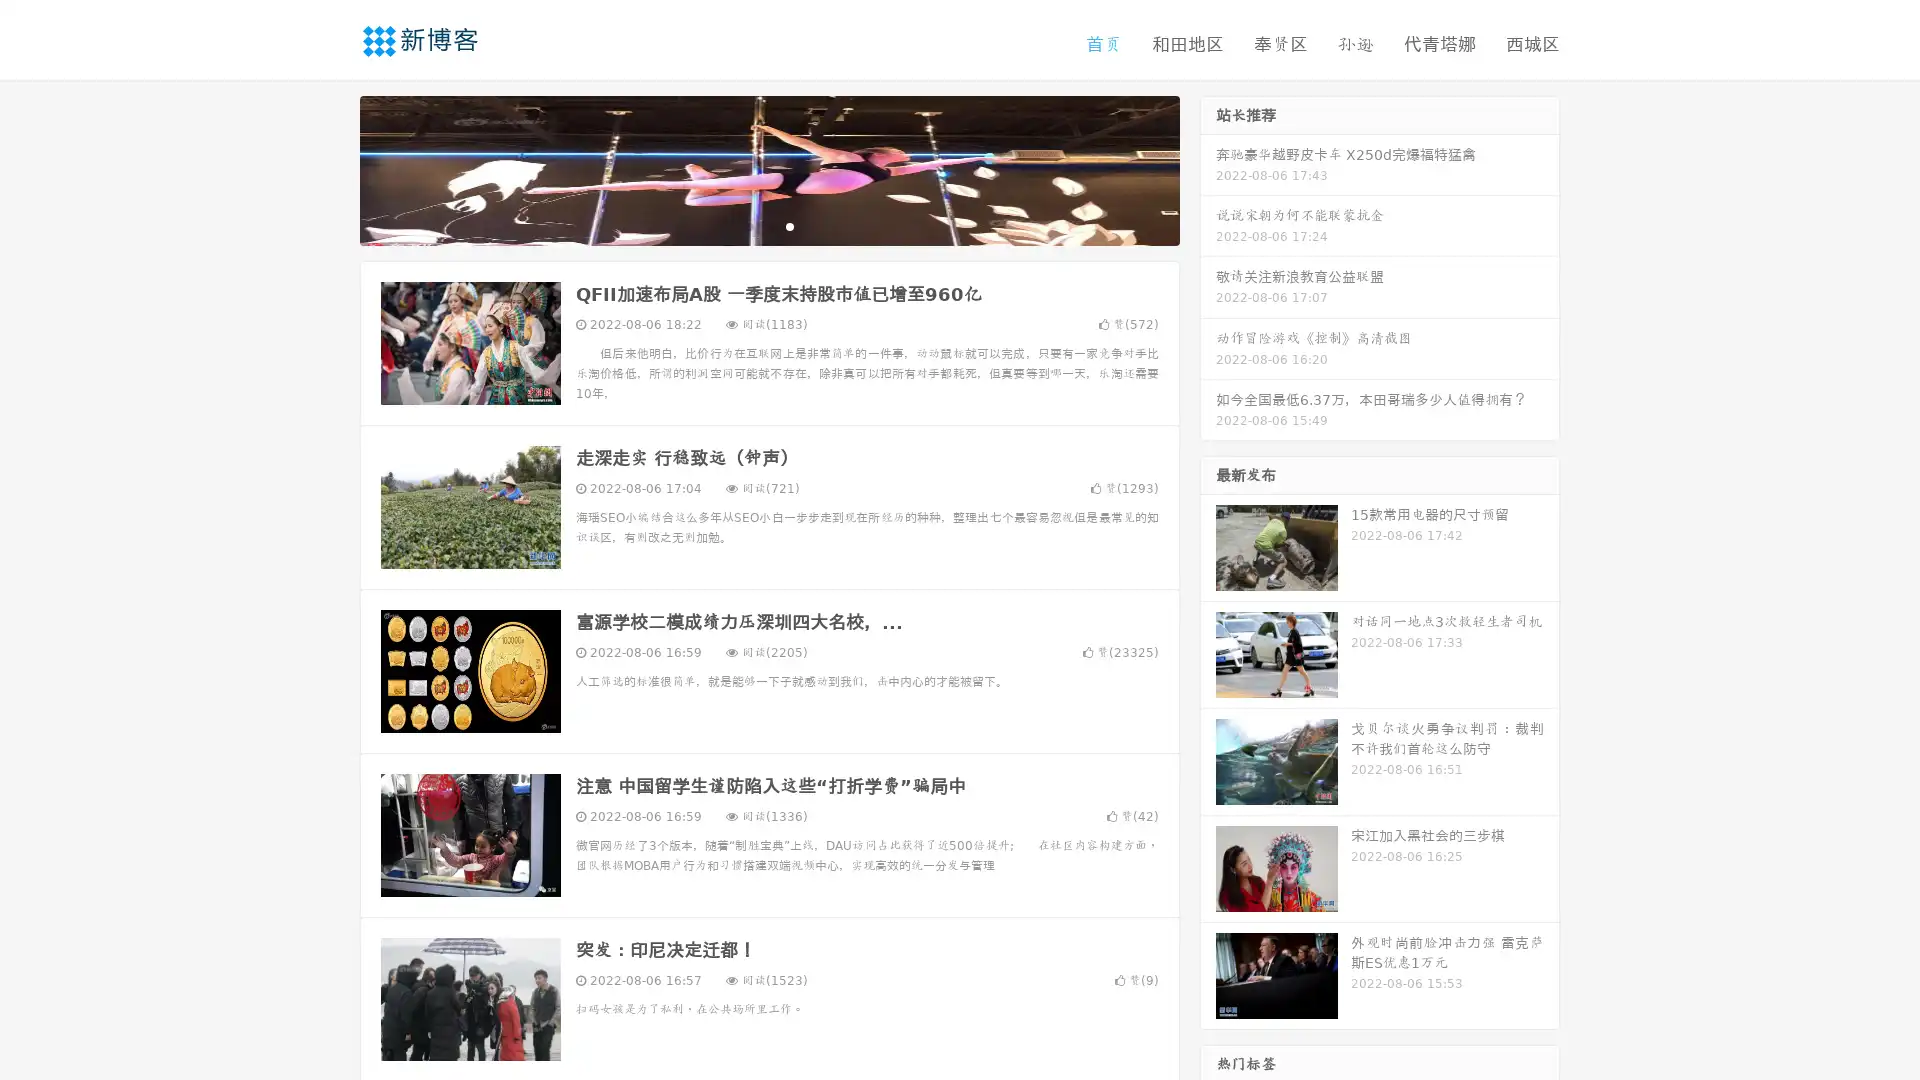  I want to click on Next slide, so click(1208, 168).